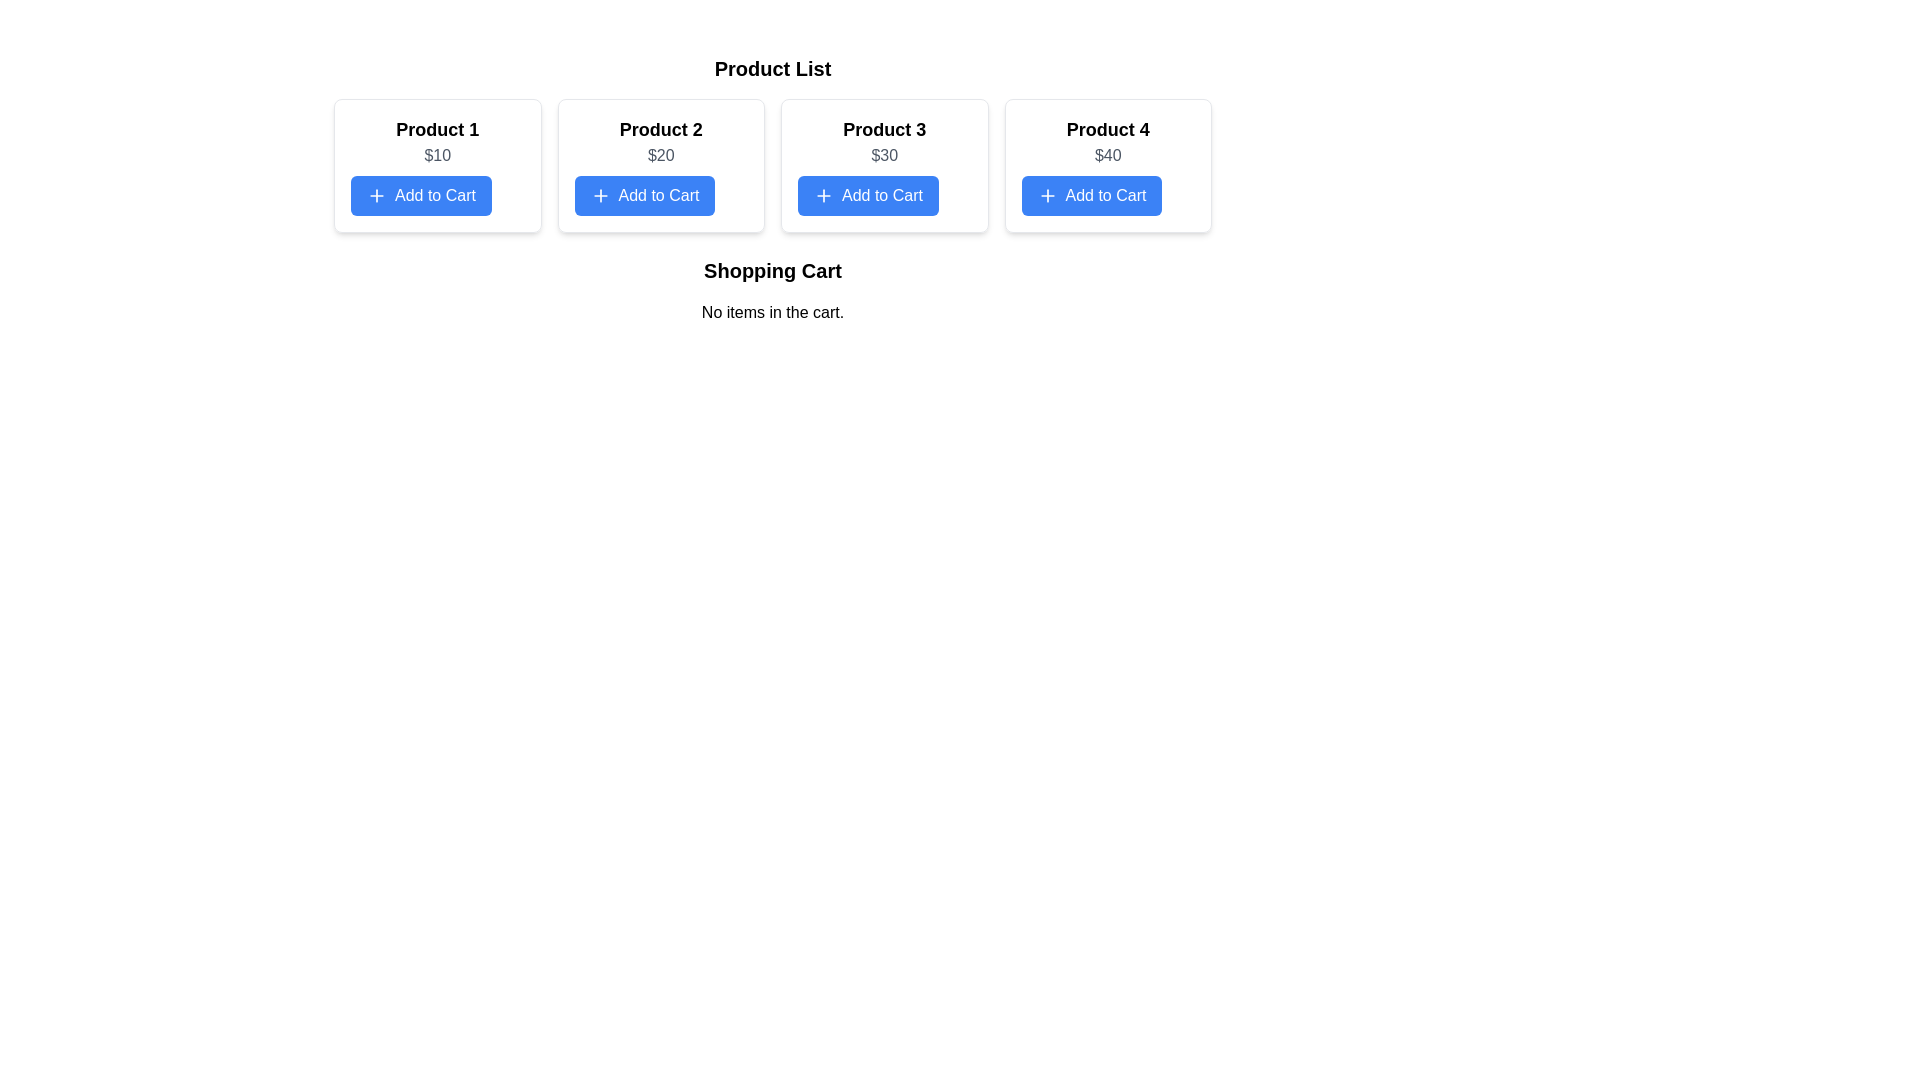 The height and width of the screenshot is (1080, 1920). I want to click on the 'Product List' text label, which serves as the header for the section containing product items, so click(771, 68).